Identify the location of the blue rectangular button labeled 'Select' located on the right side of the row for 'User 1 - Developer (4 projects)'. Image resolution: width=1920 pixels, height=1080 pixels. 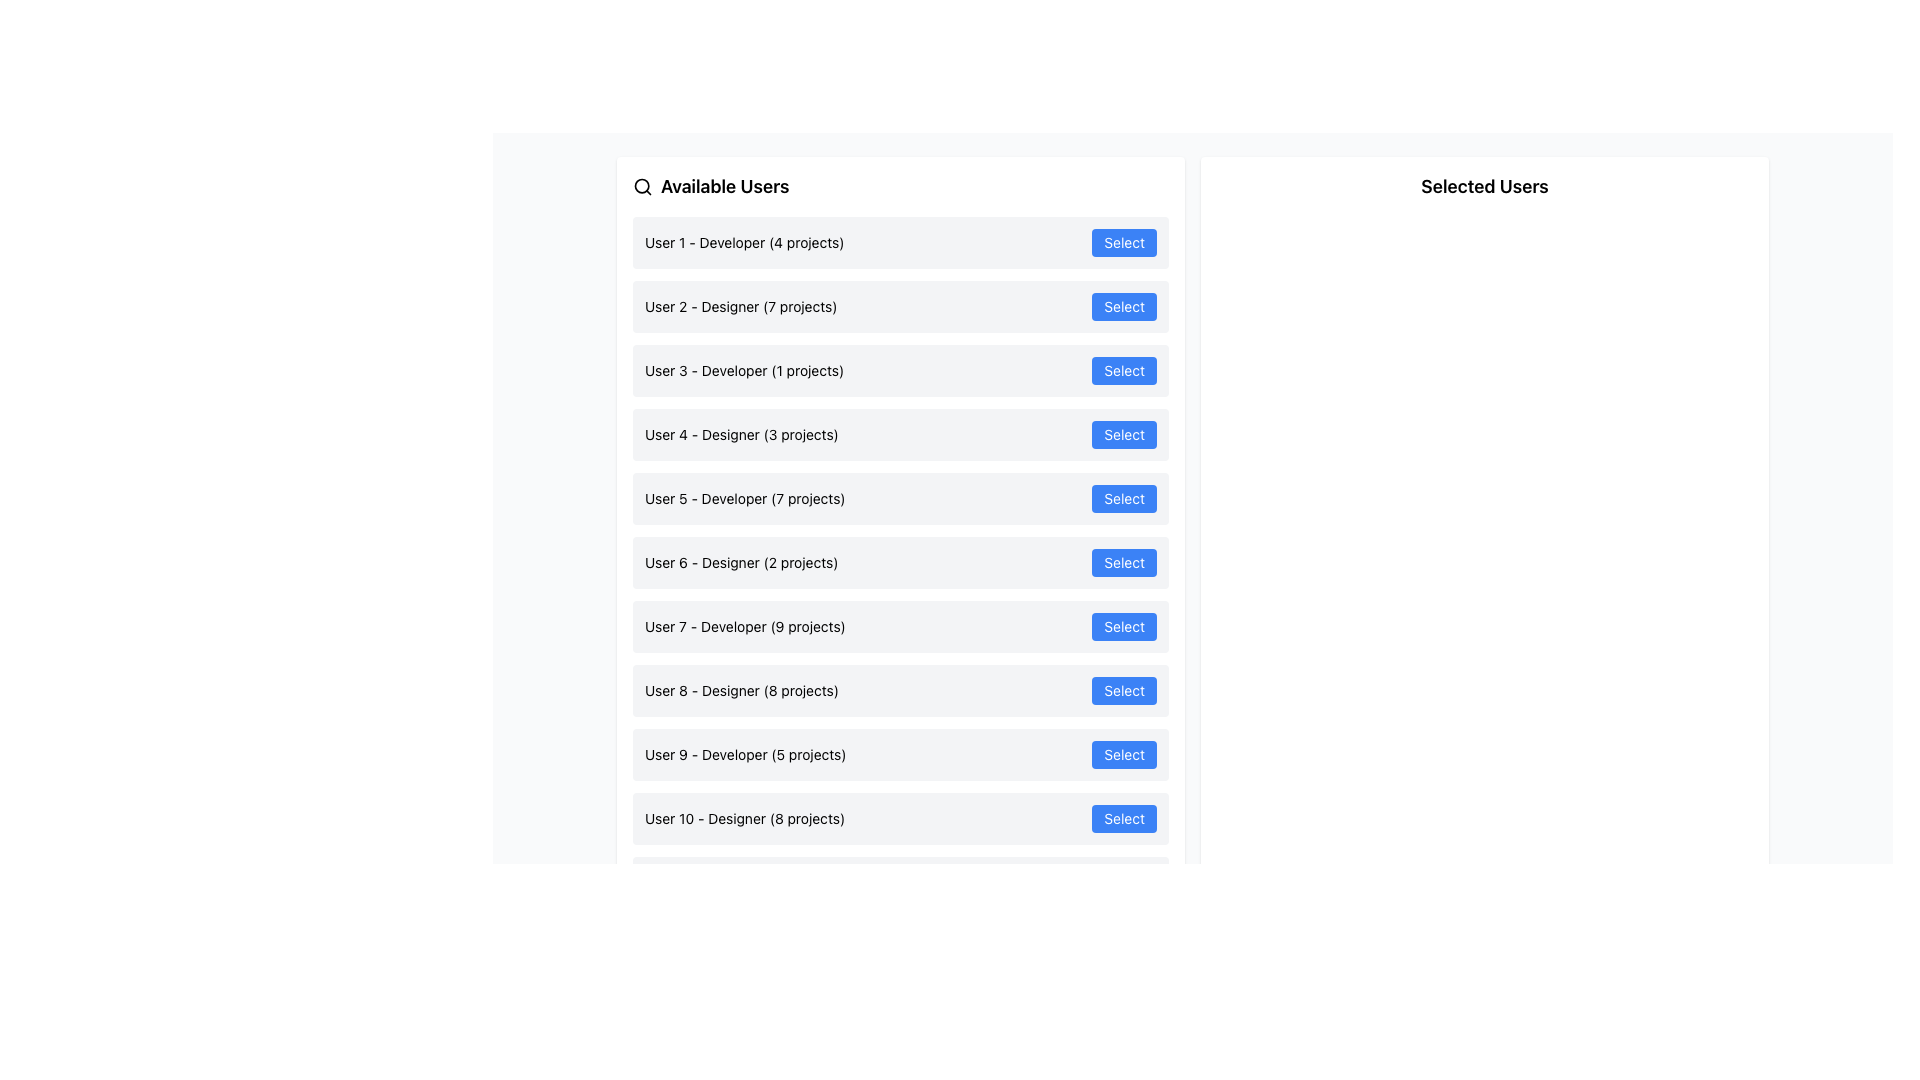
(1124, 242).